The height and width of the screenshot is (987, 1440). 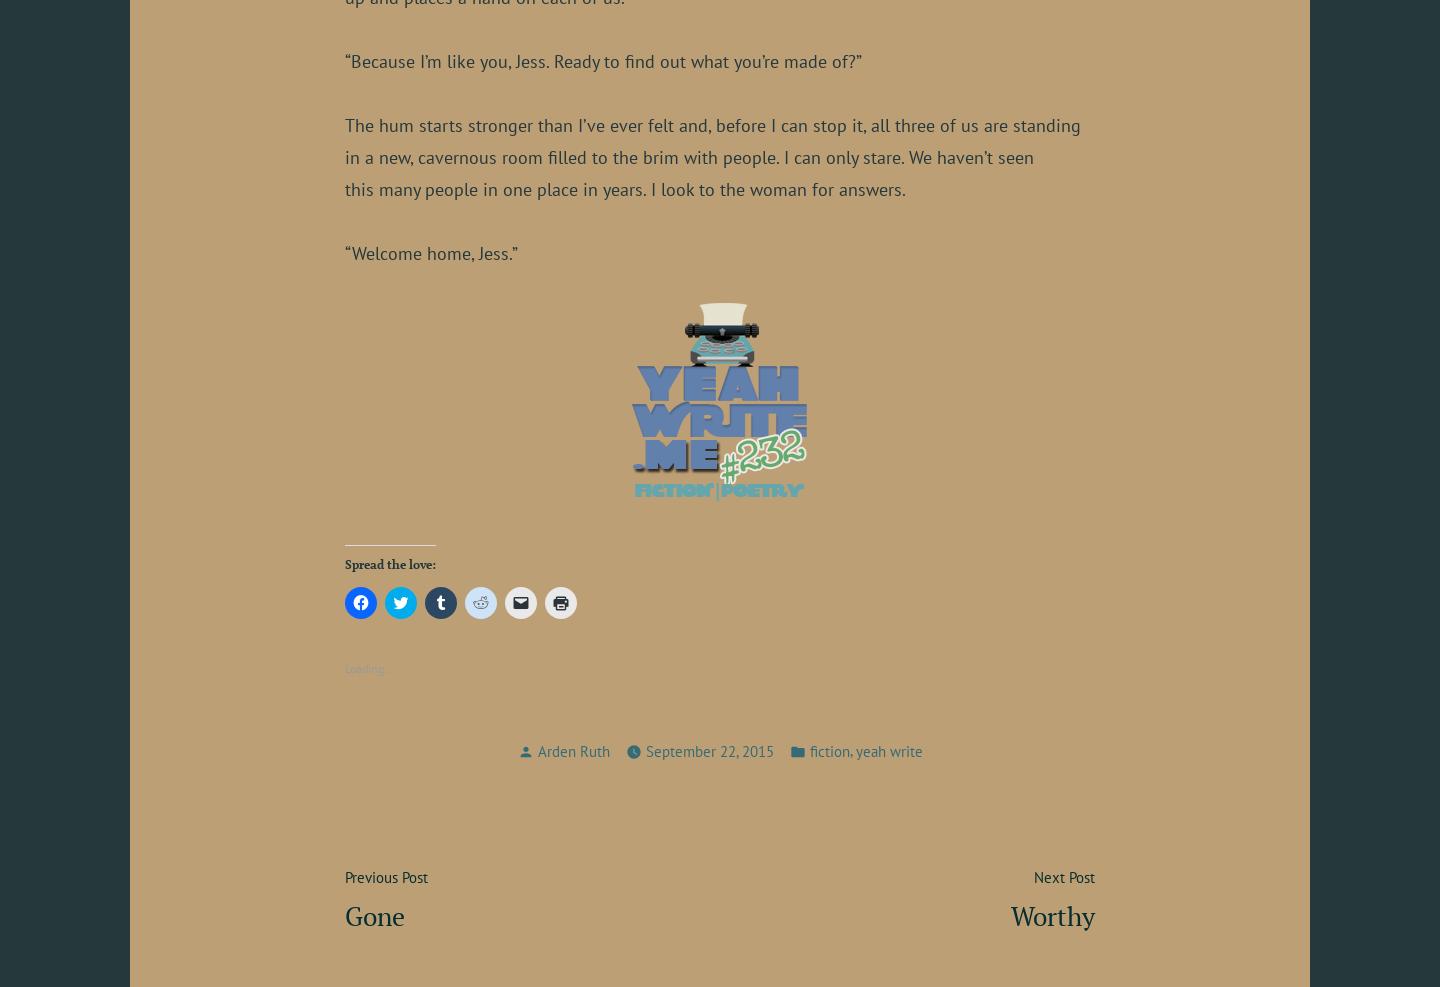 I want to click on 'Gone', so click(x=373, y=915).